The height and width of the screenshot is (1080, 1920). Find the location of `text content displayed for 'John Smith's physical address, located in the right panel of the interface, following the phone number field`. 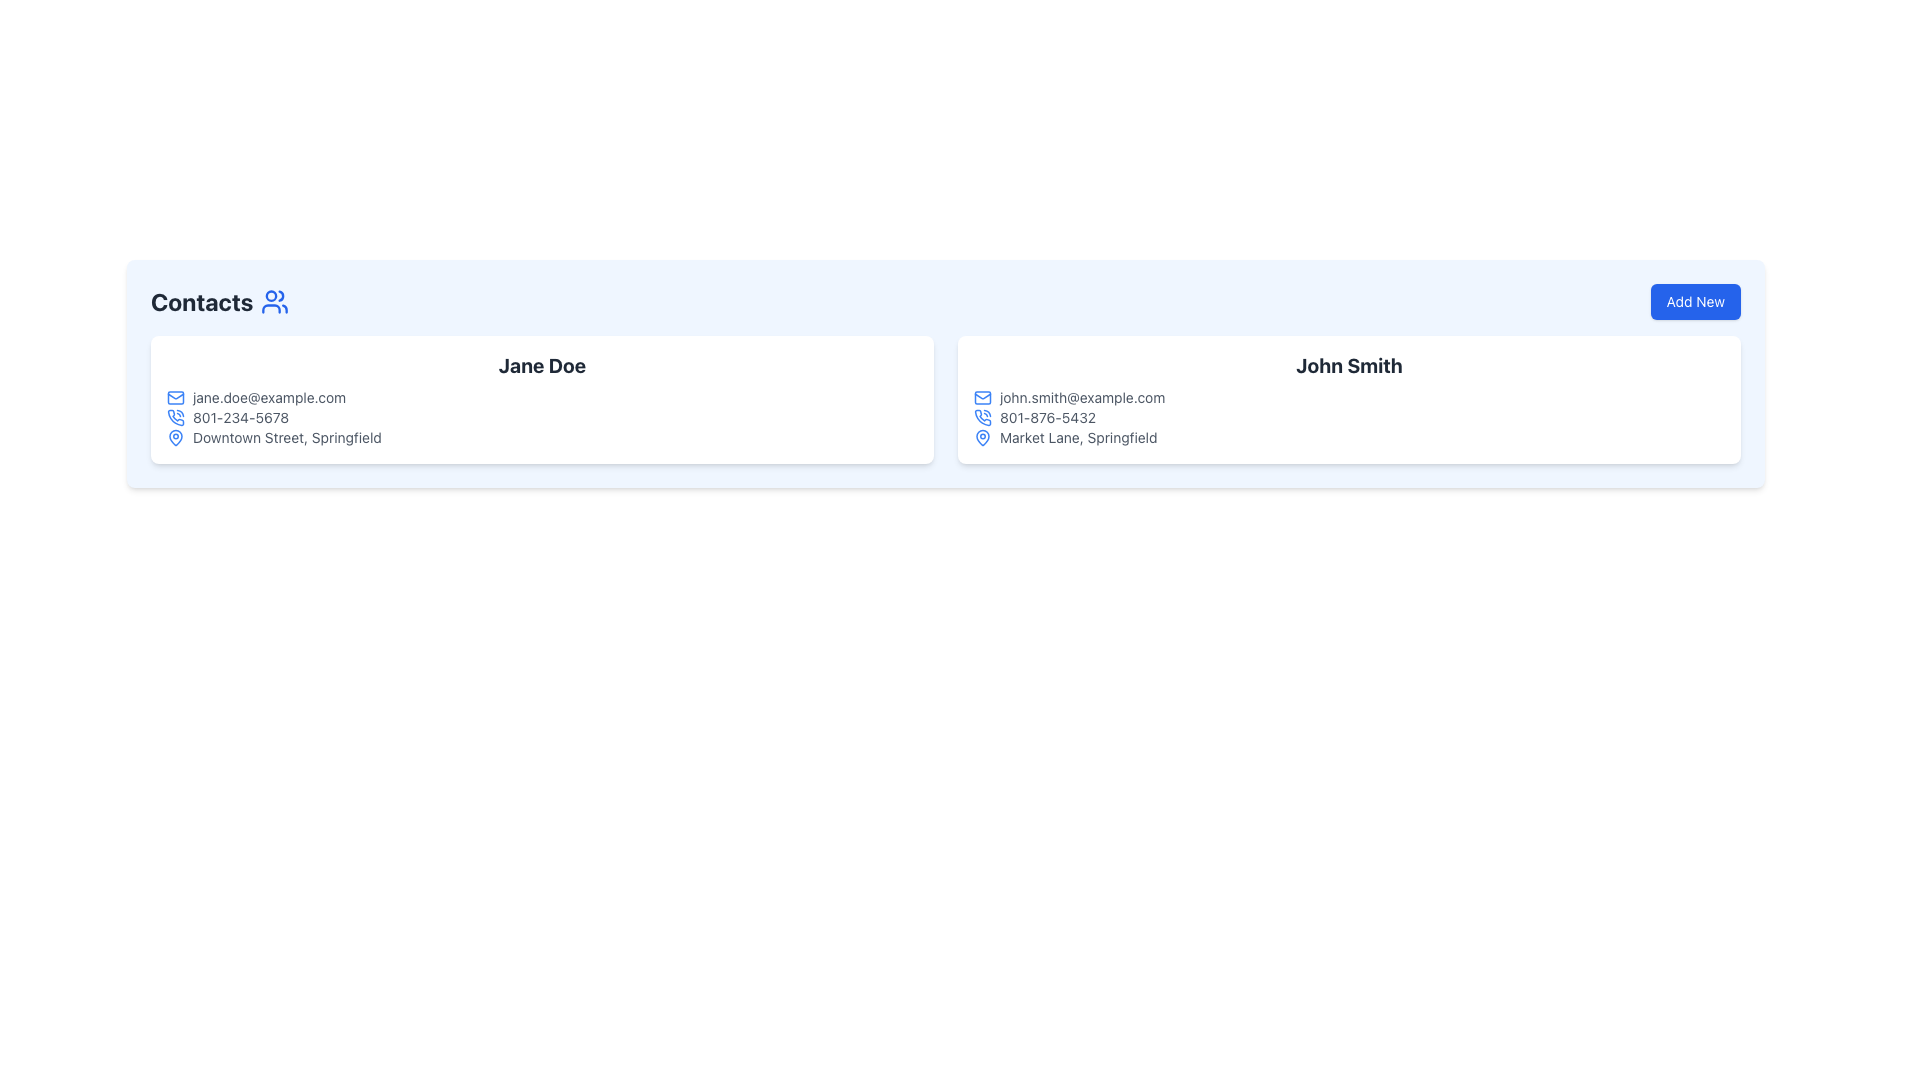

text content displayed for 'John Smith's physical address, located in the right panel of the interface, following the phone number field is located at coordinates (1077, 437).